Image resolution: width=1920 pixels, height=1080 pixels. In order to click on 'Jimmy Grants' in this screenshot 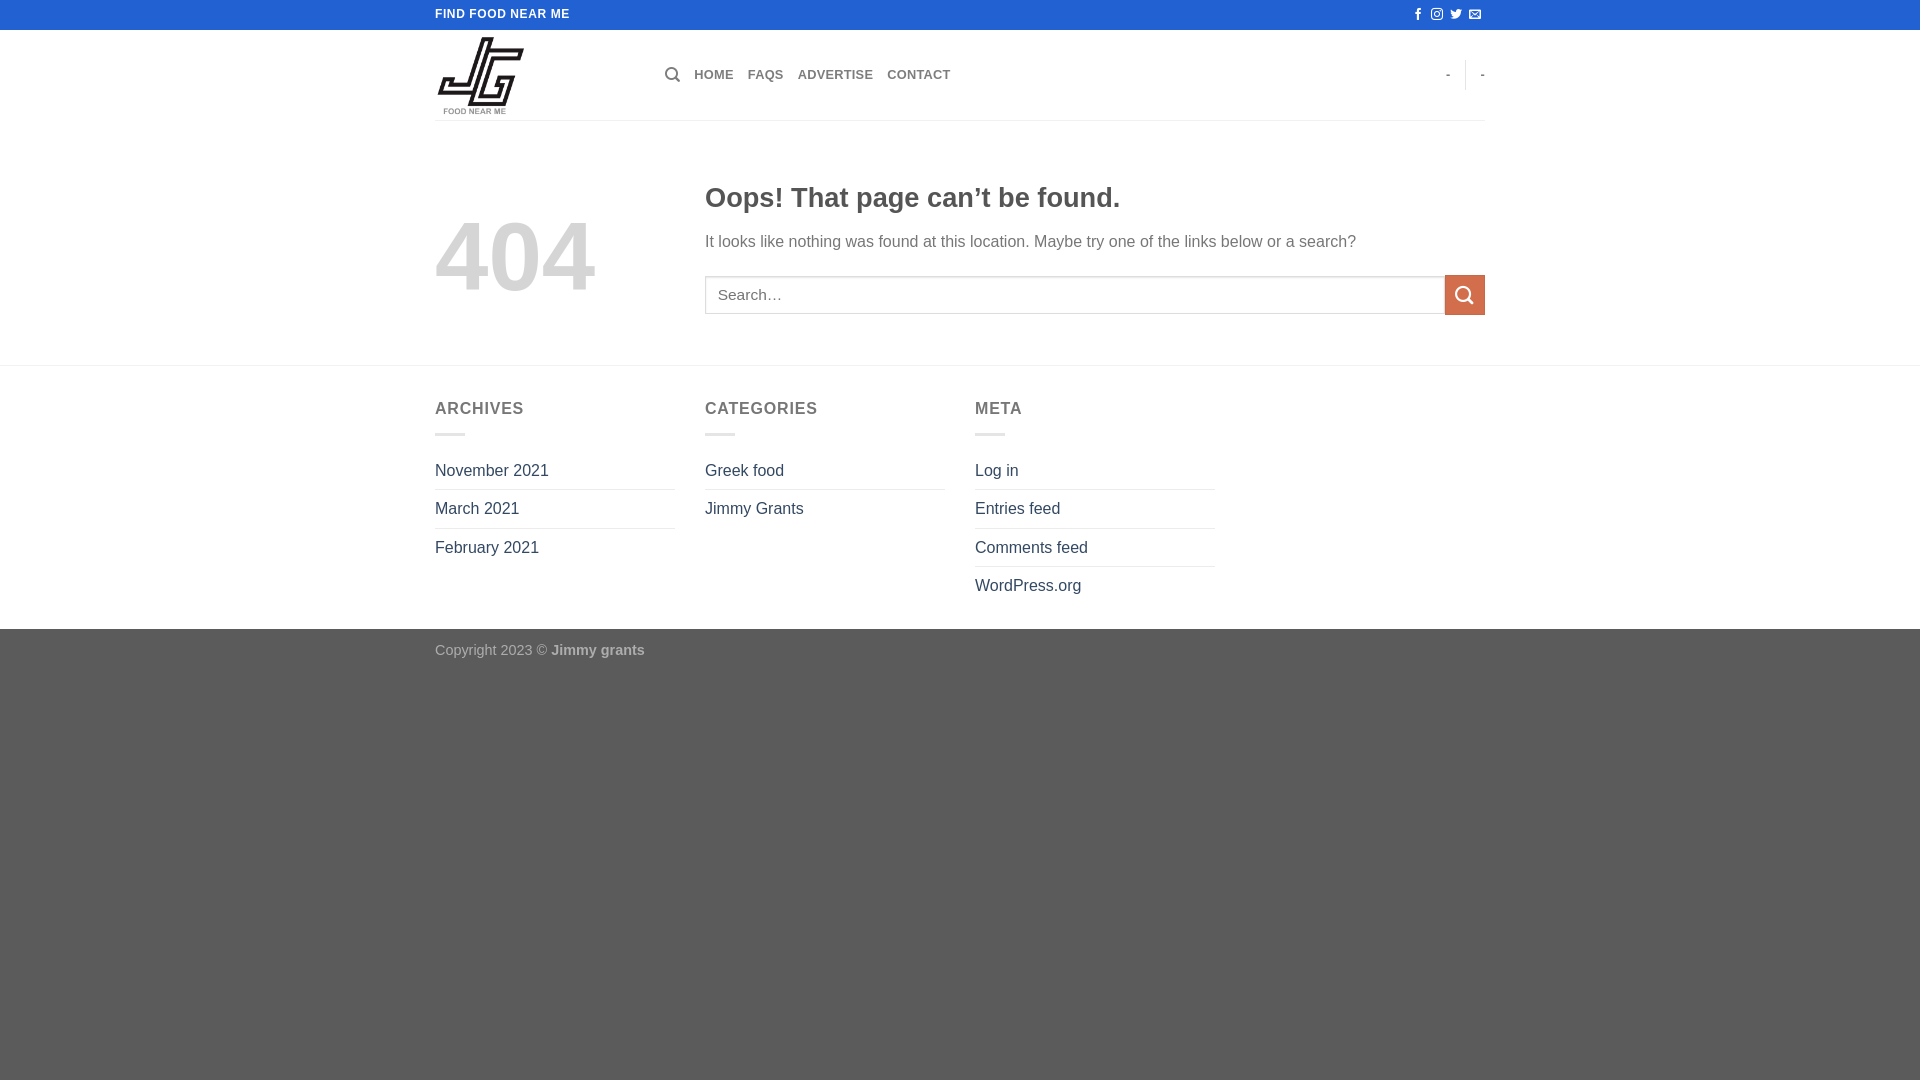, I will do `click(753, 508)`.